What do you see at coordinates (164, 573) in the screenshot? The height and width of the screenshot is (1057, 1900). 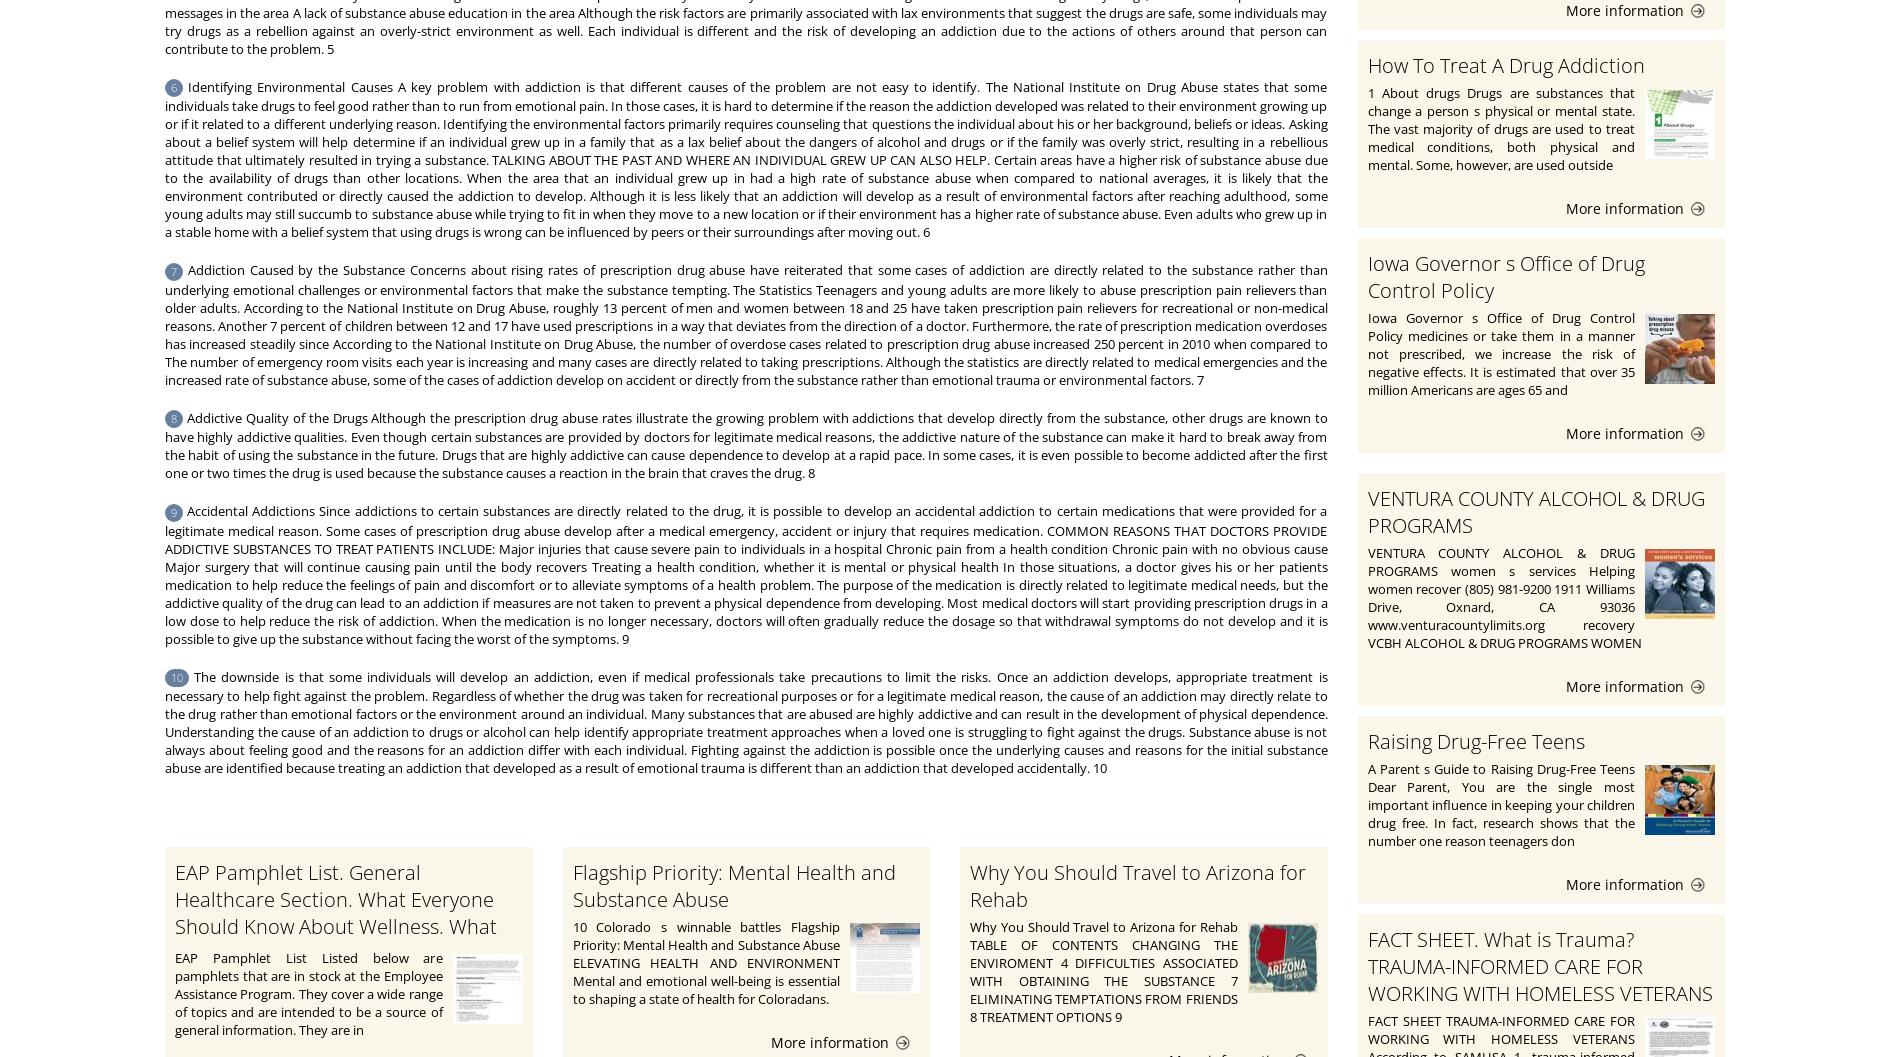 I see `'Accidental Addictions Since addictions to certain substances are directly related to the drug, it is possible to develop an accidental addiction to certain medications that were provided for a legitimate medical reason. Some cases of prescription drug abuse develop after a medical emergency, accident or injury that requires medication. COMMON REASONS THAT DOCTORS PROVIDE ADDICTIVE SUBSTANCES TO TREAT PATIENTS INCLUDE: Major injuries that cause severe pain to individuals in a hospital Chronic pain from a health condition Chronic pain with no obvious cause Major surgery that will continue causing pain until the body recovers Treating a health condition, whether it is mental or physical health In those situations, a doctor gives his or her patients medication to help reduce the feelings of pain and discomfort or to alleviate symptoms of a health problem. The purpose of the medication is directly related to legitimate medical needs, but the addictive quality of the drug can lead to an addiction if measures are not taken to prevent a physical dependence from developing. Most medical doctors will start providing prescription drugs in a low dose to help reduce the risk of addiction. When the medication is no longer necessary, doctors will often gradually reduce the dosage so that withdrawal symptoms do not develop and it is possible to give up the substance without facing the worst of the symptoms. 9'` at bounding box center [164, 573].